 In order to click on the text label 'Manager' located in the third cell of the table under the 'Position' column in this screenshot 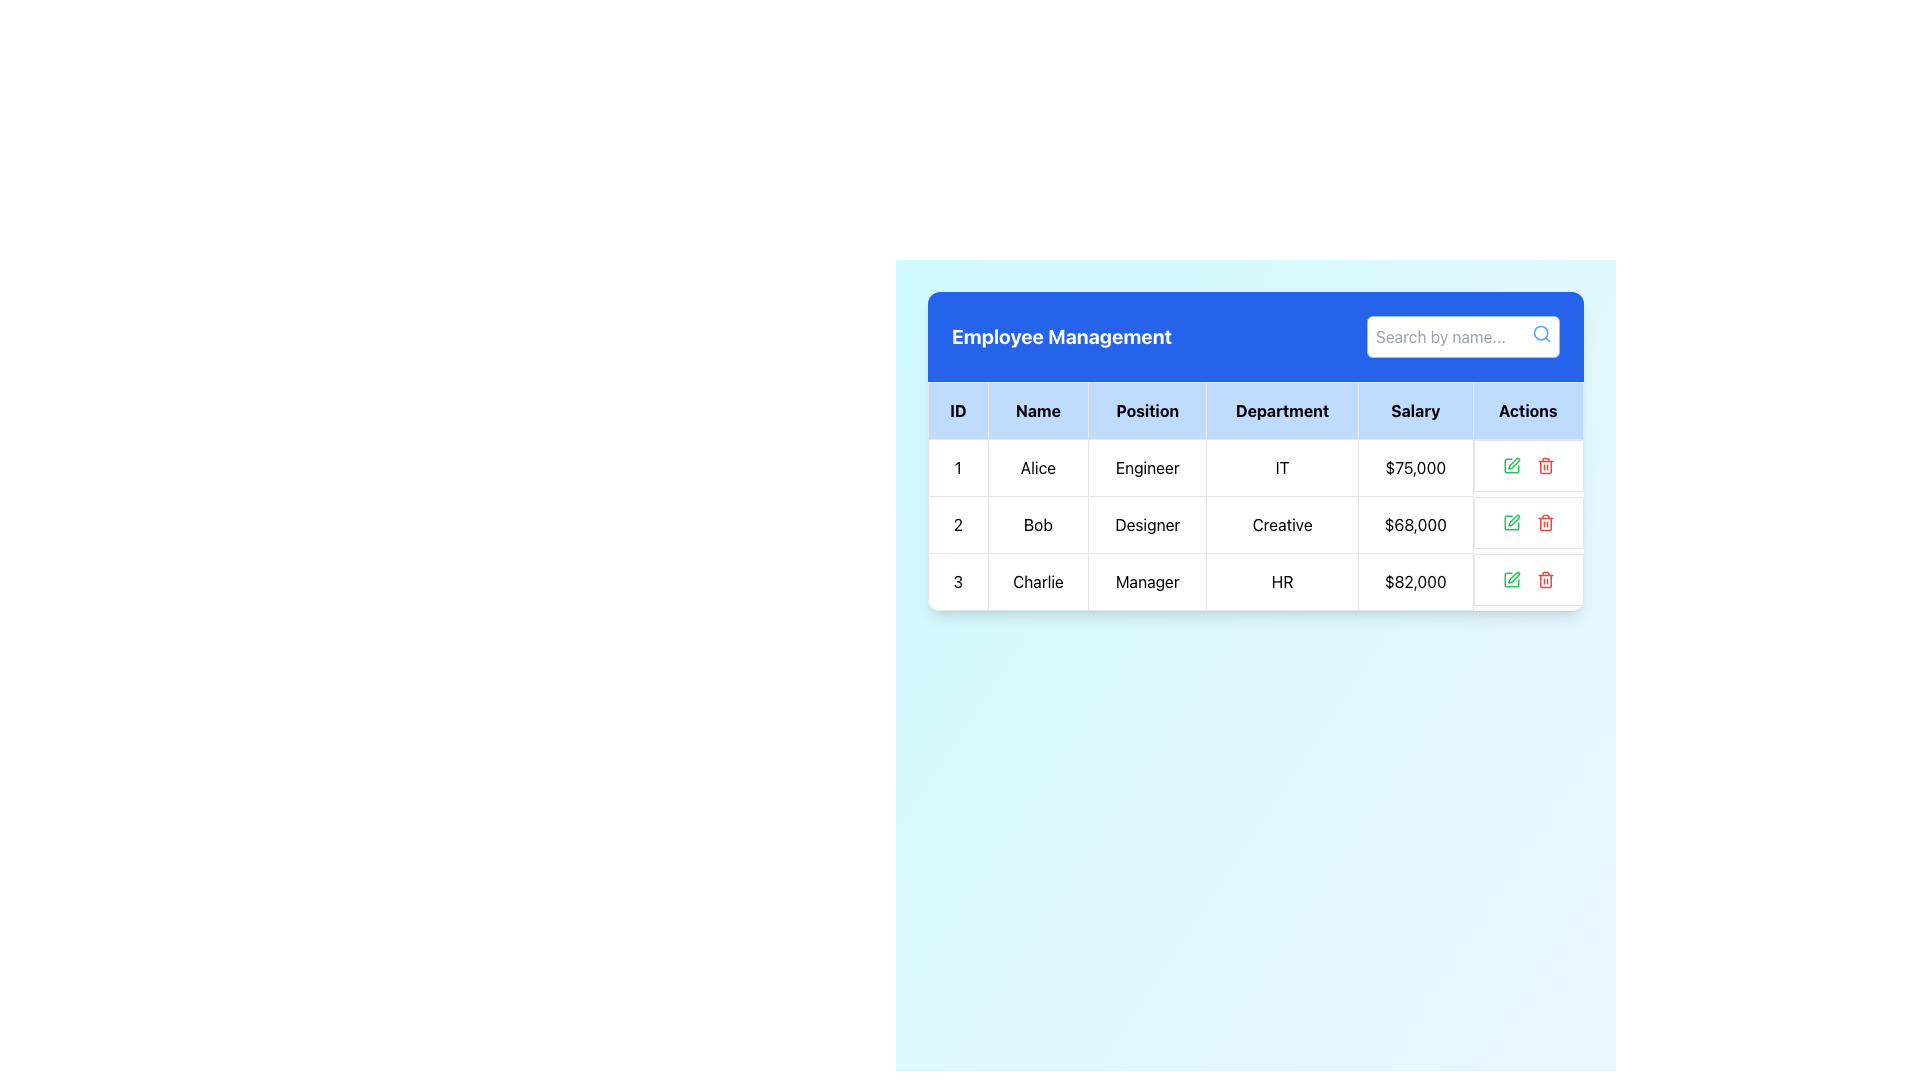, I will do `click(1147, 582)`.